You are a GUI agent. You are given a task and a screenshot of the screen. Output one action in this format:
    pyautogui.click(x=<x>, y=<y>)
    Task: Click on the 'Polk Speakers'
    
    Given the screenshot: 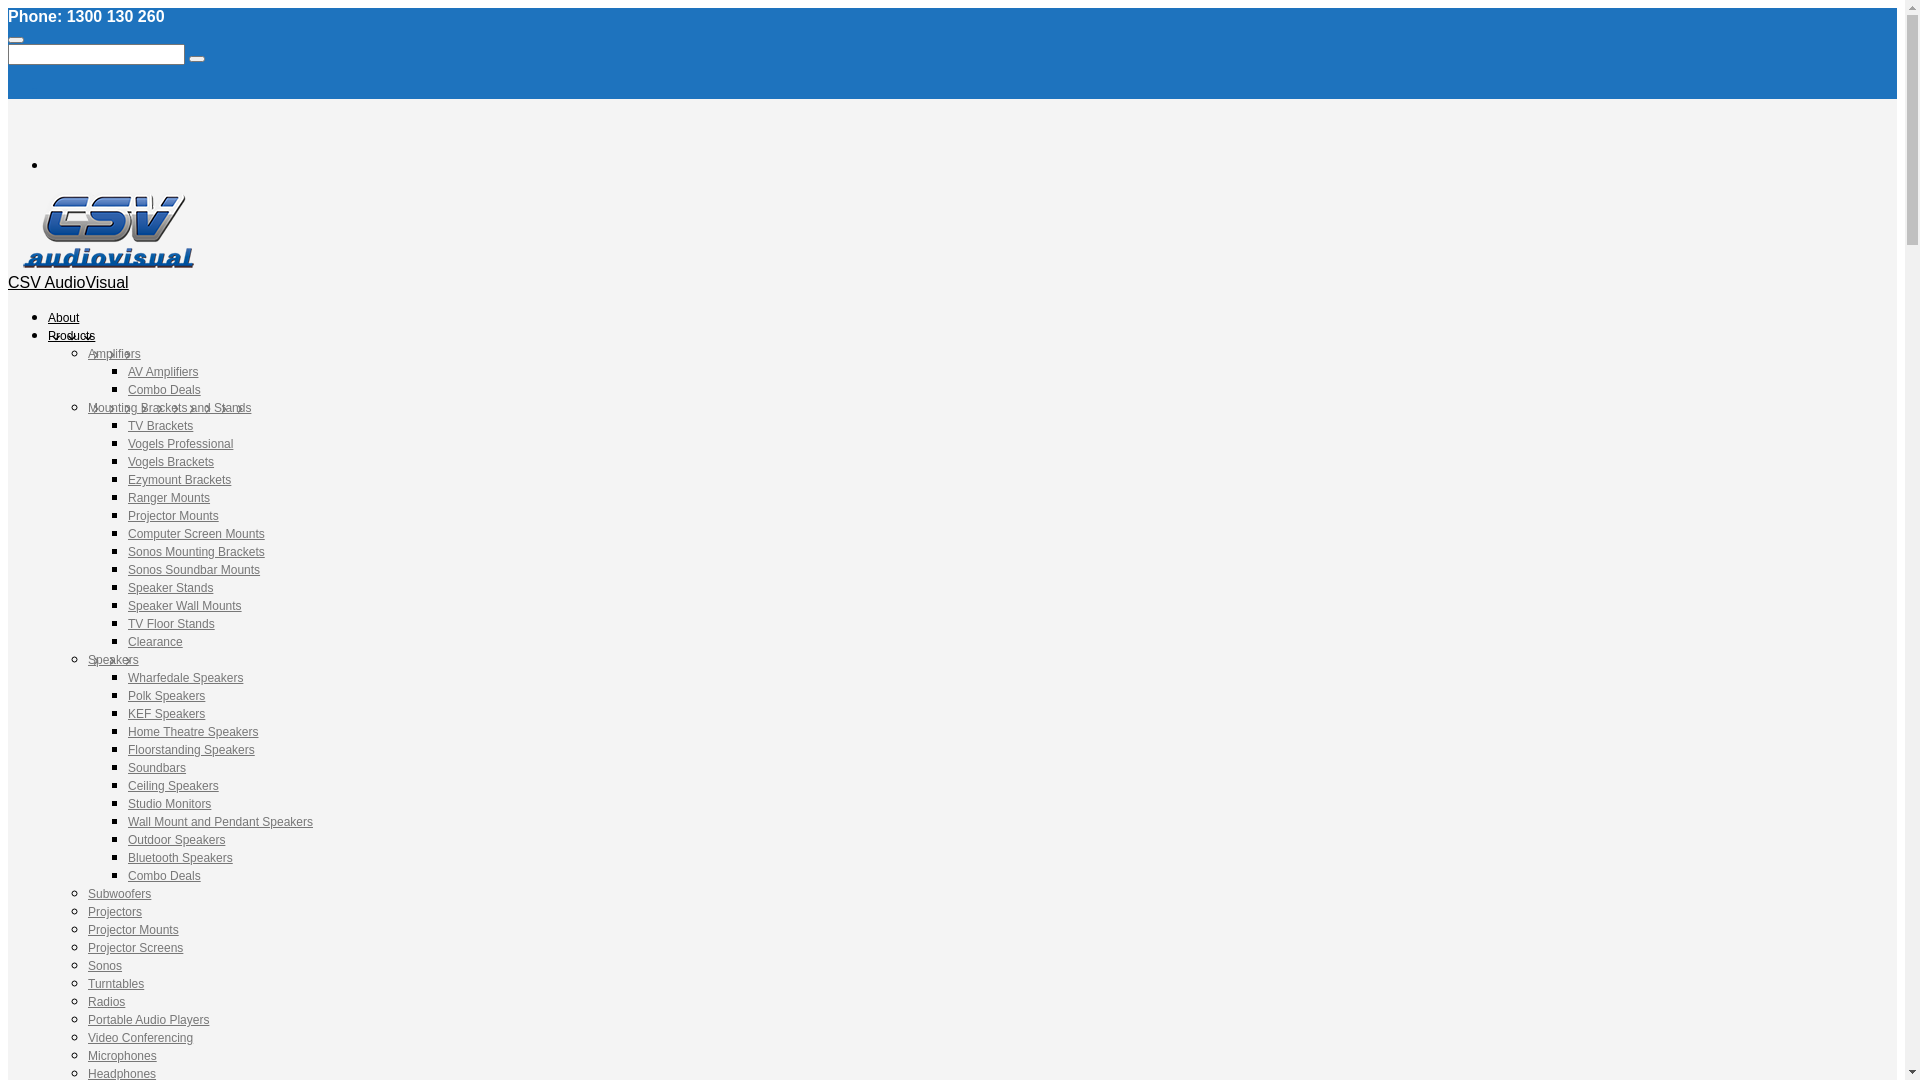 What is the action you would take?
    pyautogui.click(x=166, y=694)
    